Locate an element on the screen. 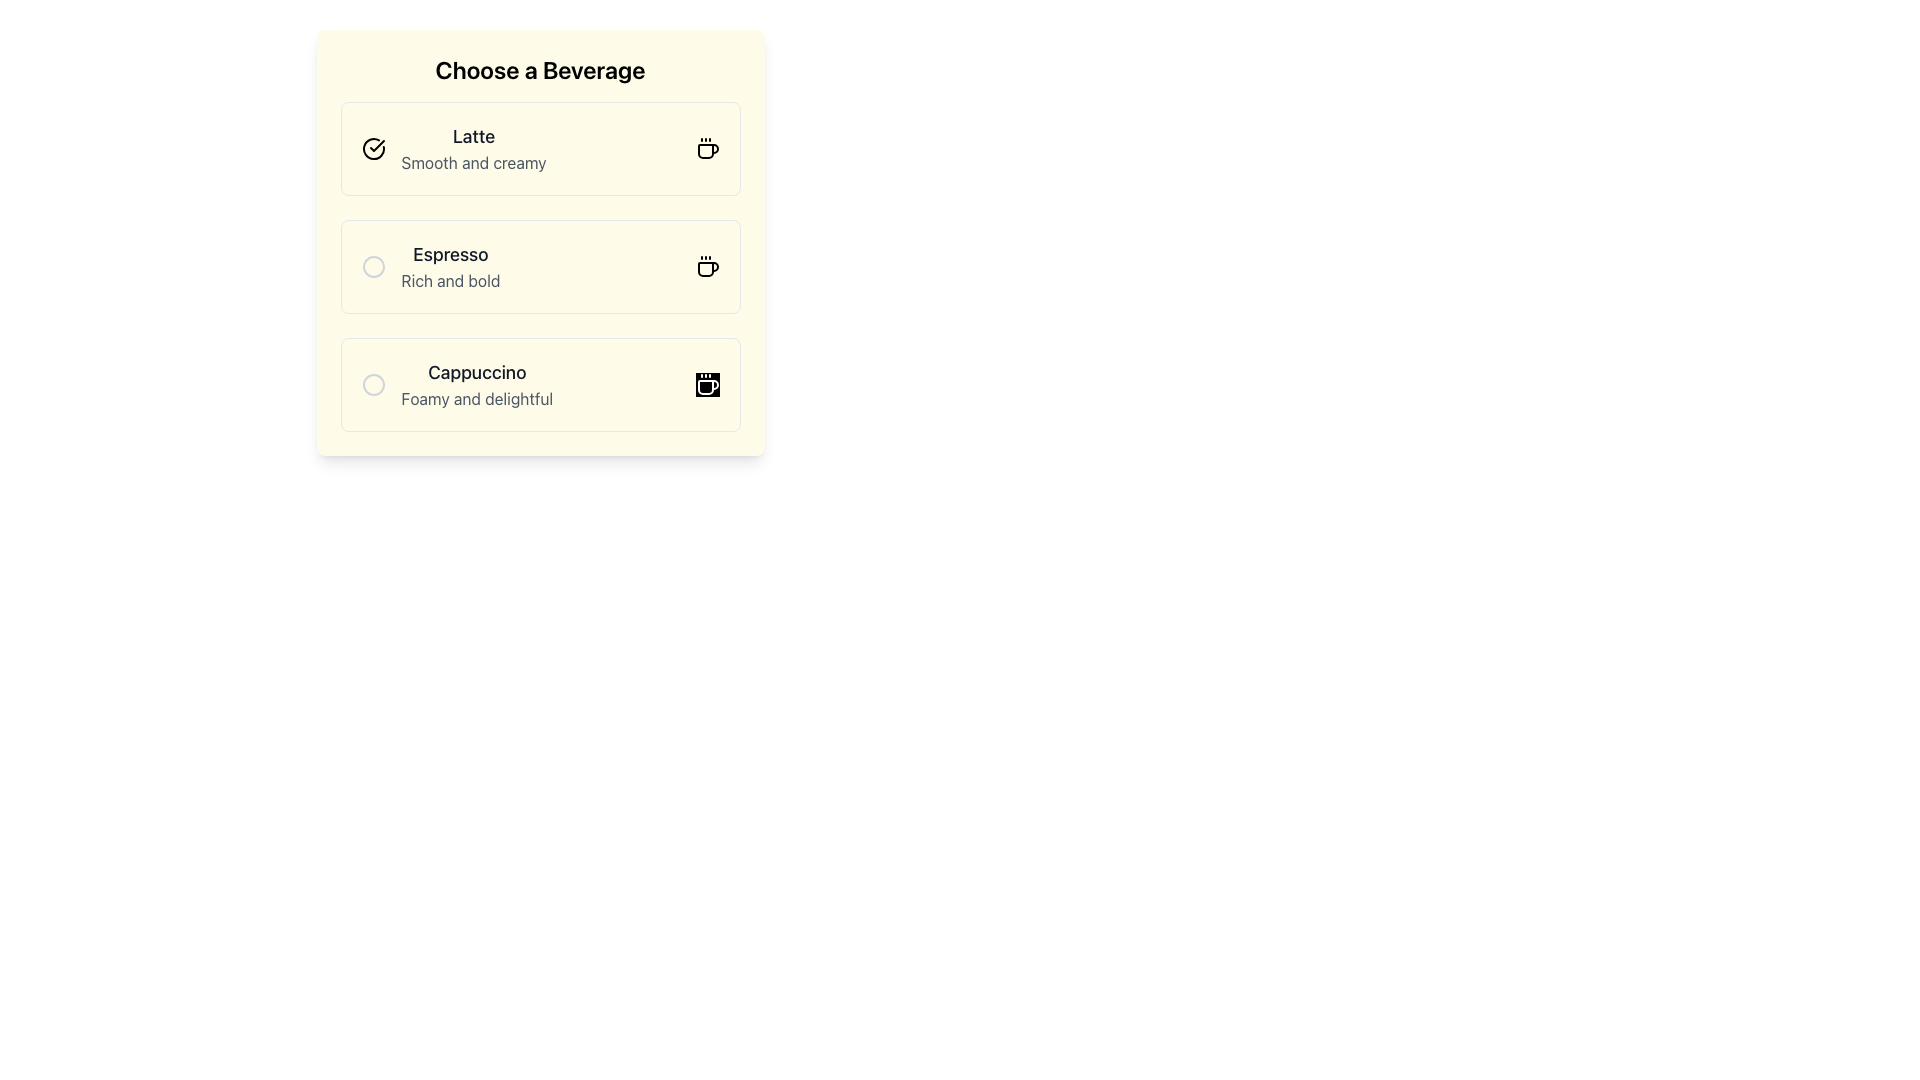 The image size is (1920, 1080). the coffee cup icon located within the 'Cappuccino' selection card, positioned at the far right side above the text 'Foamy and delightful.' is located at coordinates (708, 387).